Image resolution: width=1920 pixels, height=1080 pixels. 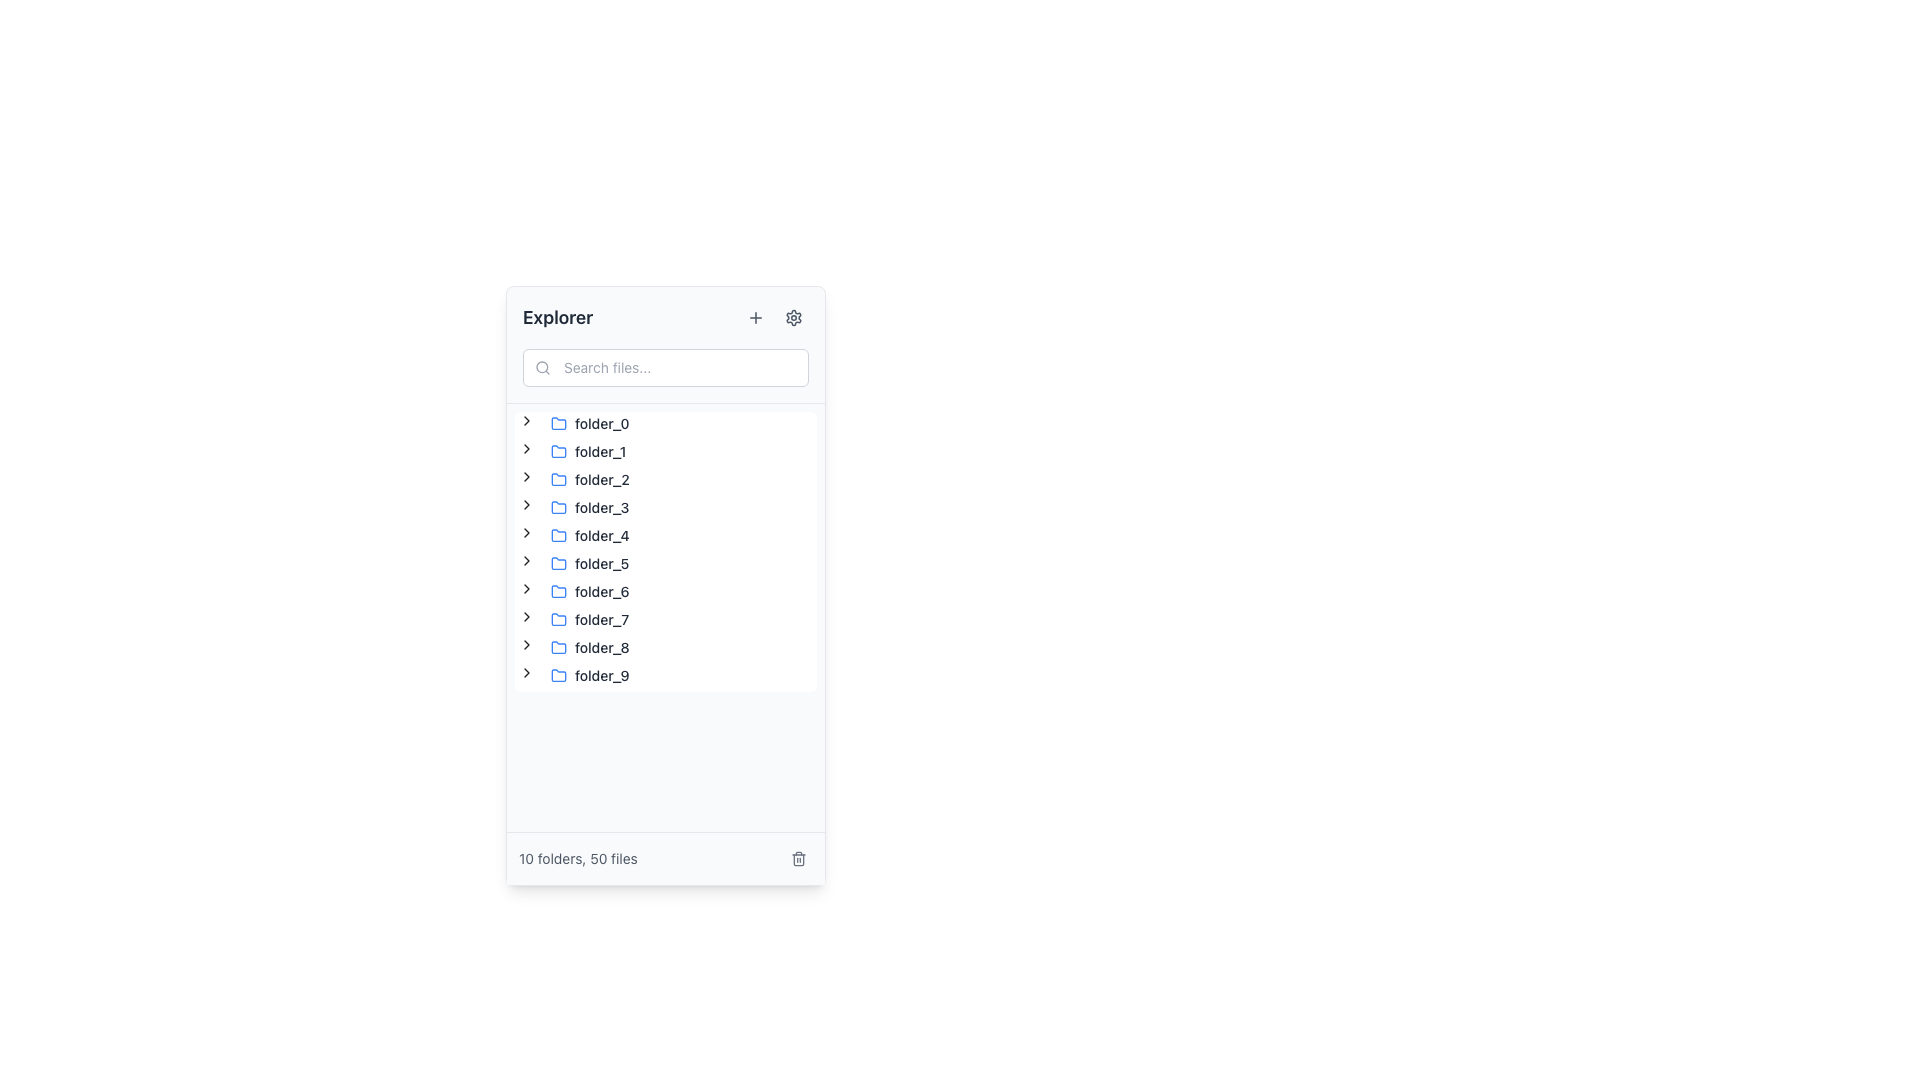 What do you see at coordinates (558, 589) in the screenshot?
I see `the folder icon labeled 'folder_6'` at bounding box center [558, 589].